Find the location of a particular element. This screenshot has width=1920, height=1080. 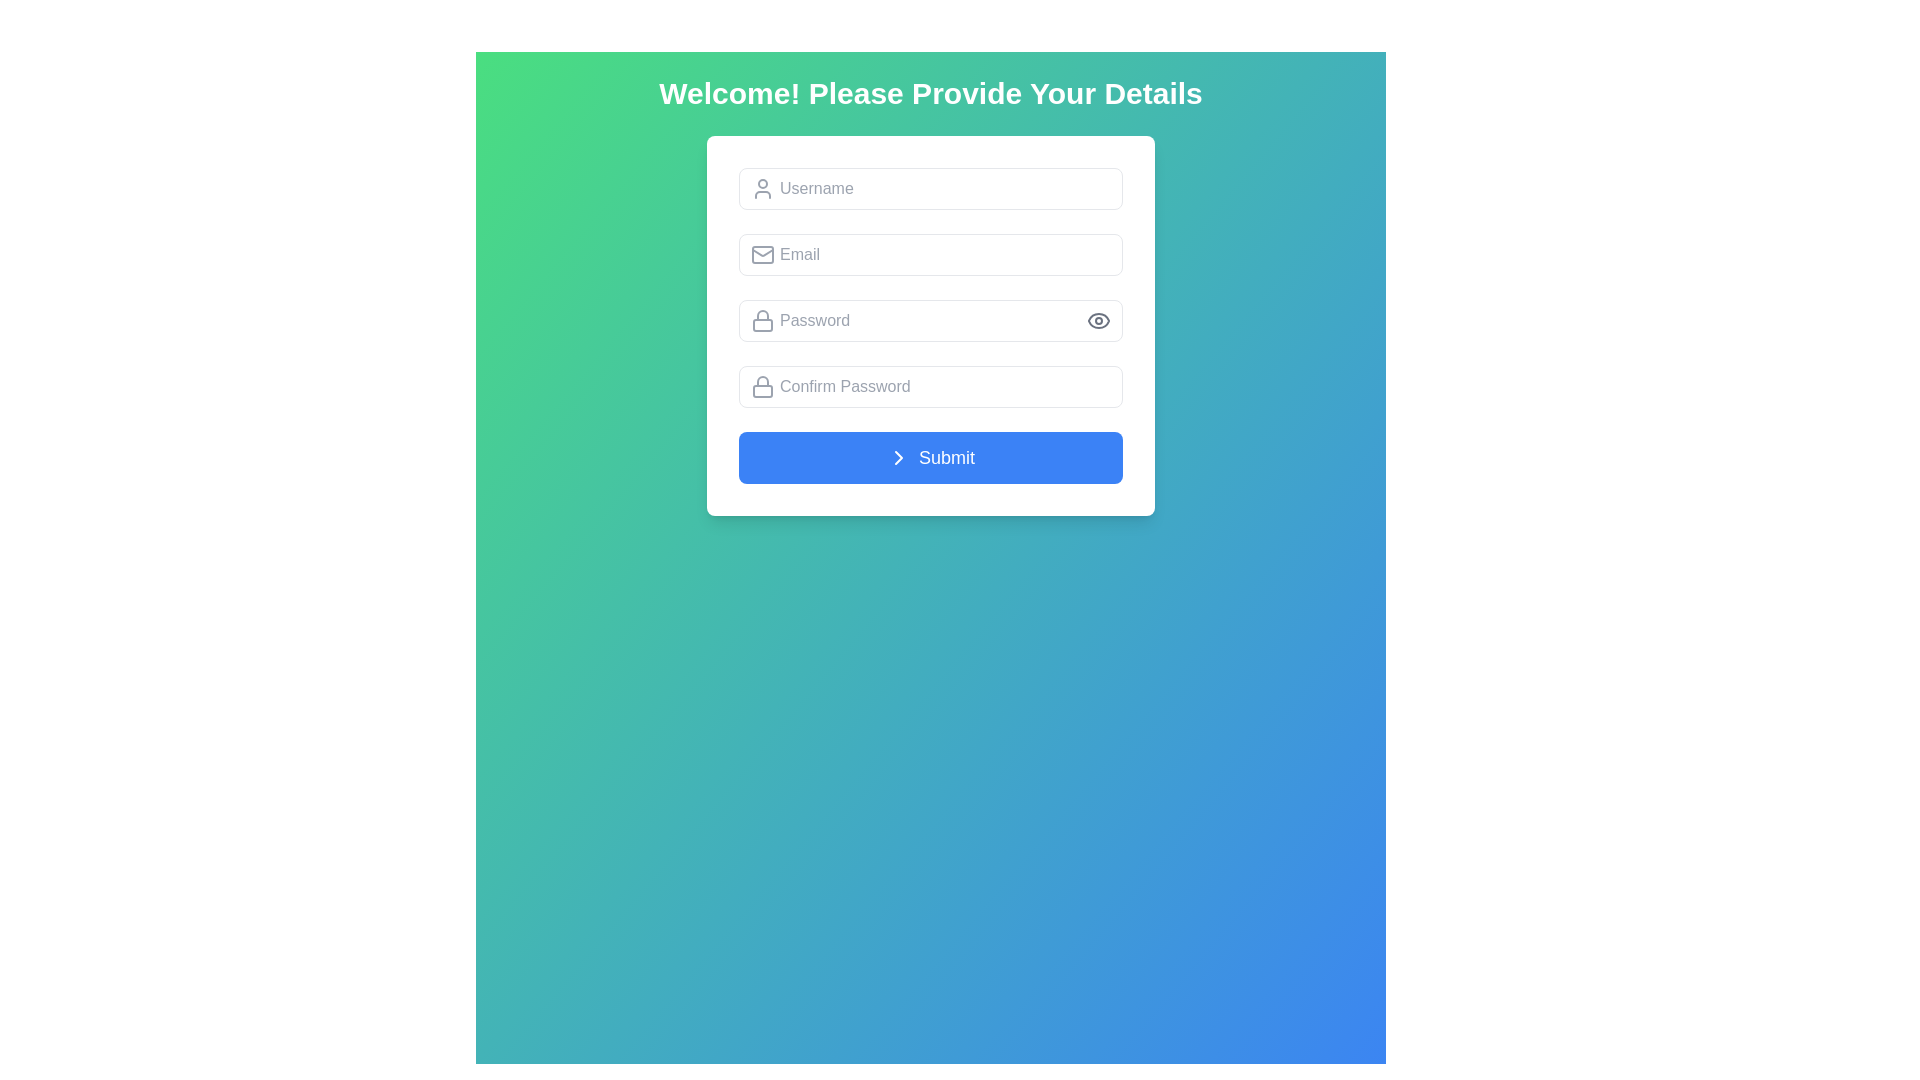

the Password input field, which is the third input field from the top within a white card layout, to focus on it for typing is located at coordinates (930, 325).